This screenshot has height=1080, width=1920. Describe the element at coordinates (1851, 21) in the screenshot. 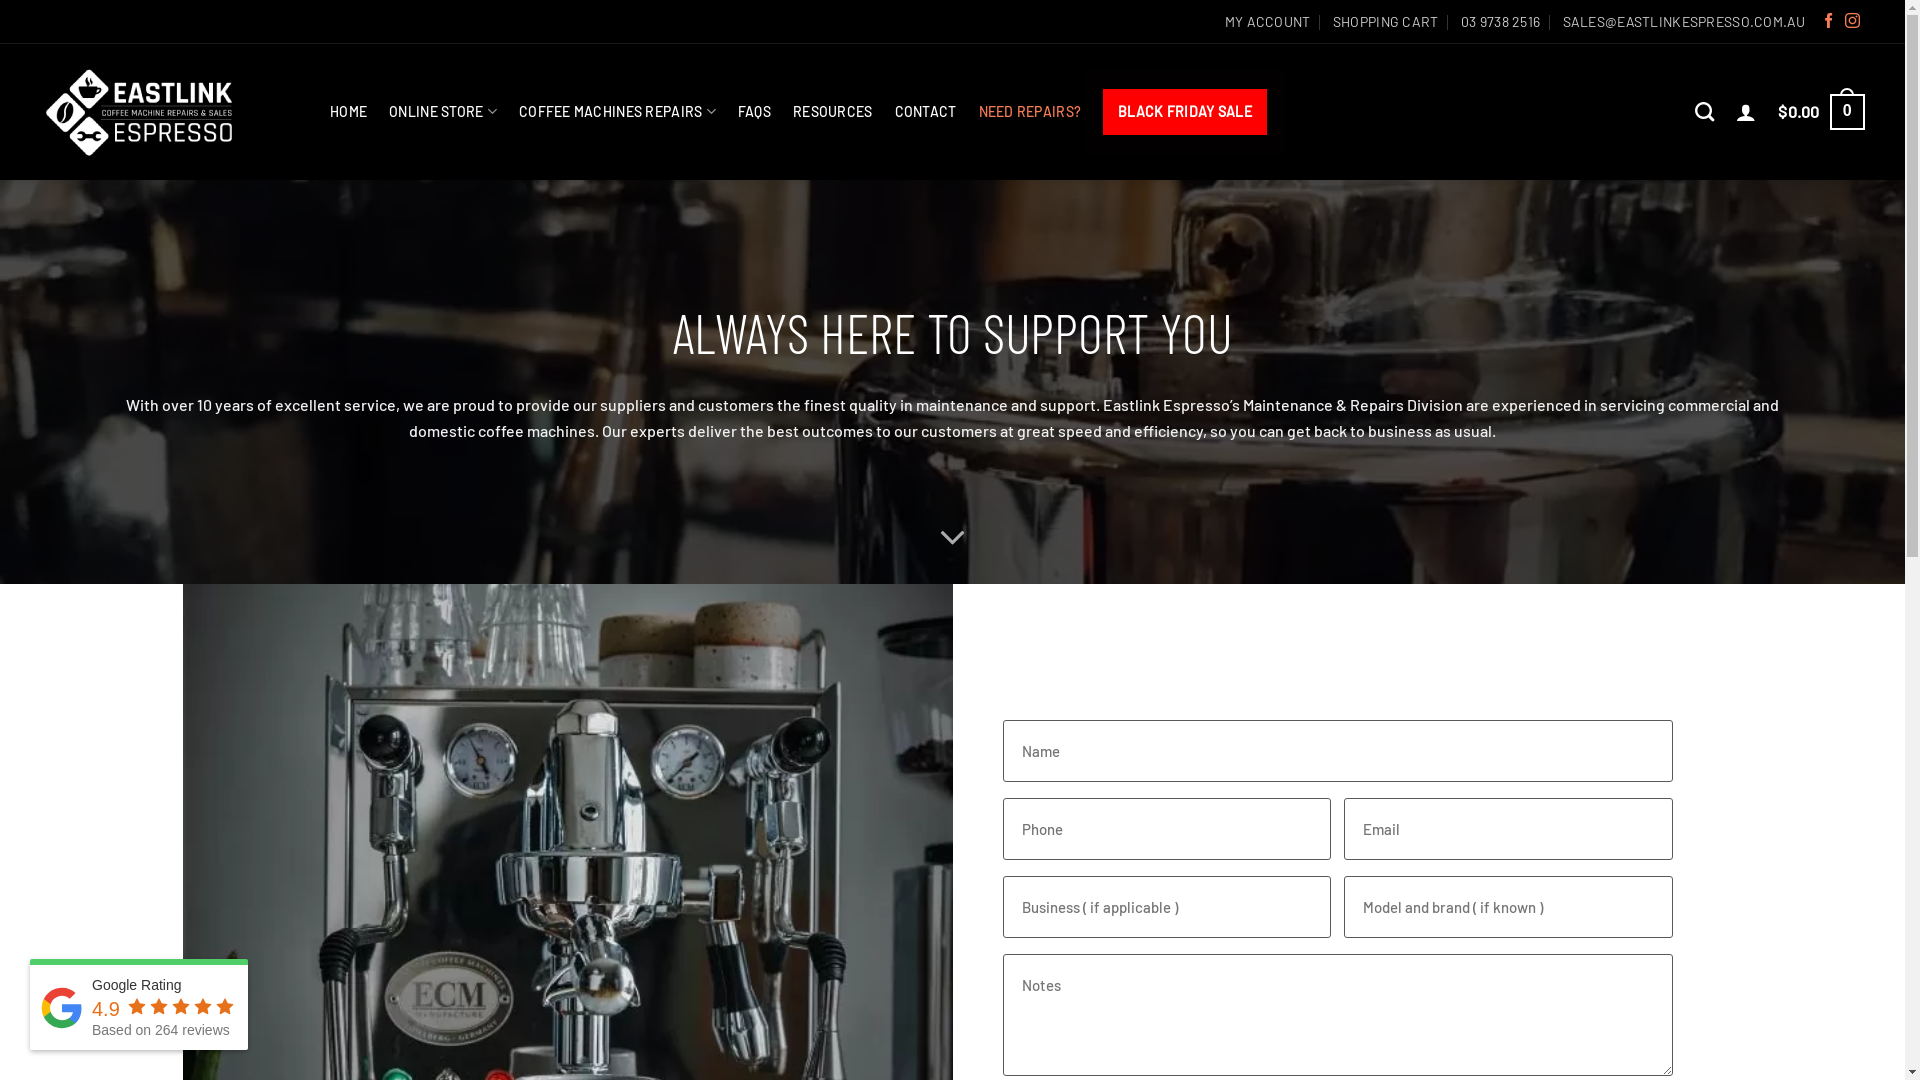

I see `'Follow on Instagram'` at that location.